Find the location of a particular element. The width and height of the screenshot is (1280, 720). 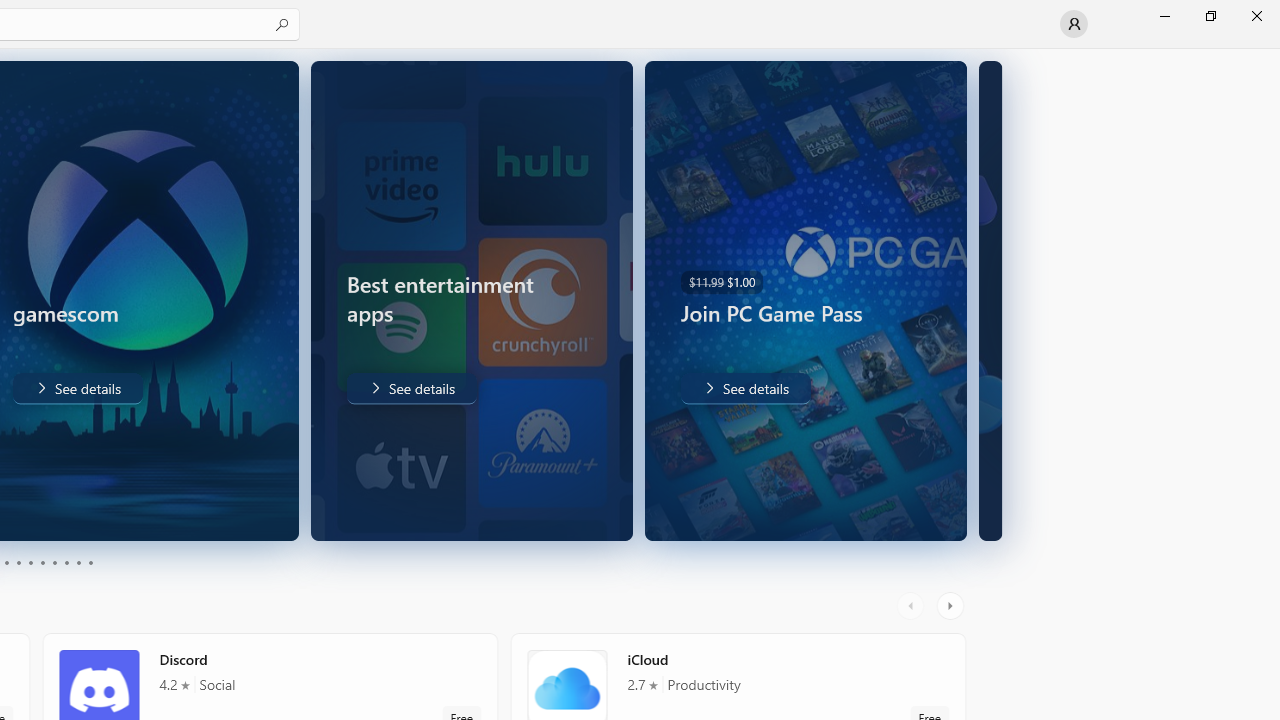

'Page 9' is located at coordinates (78, 563).